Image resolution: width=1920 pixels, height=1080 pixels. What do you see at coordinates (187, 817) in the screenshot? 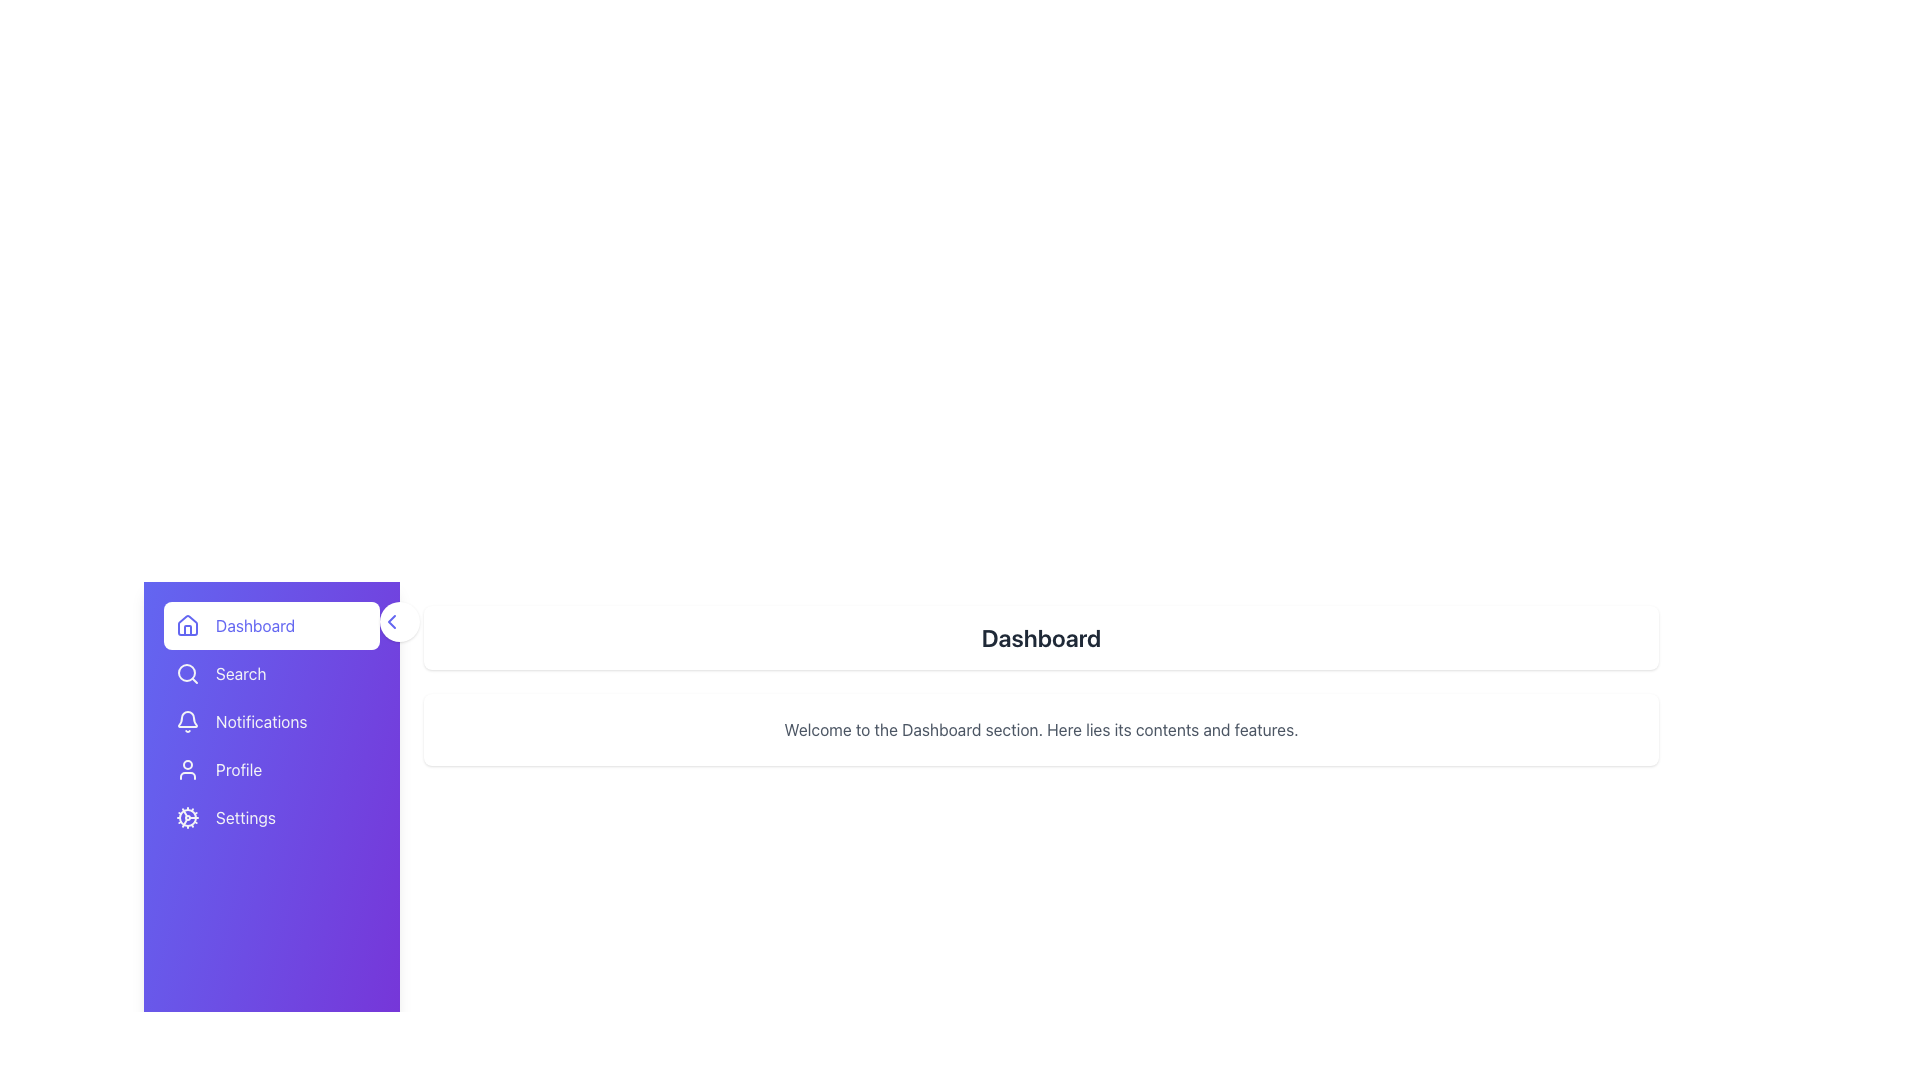
I see `the settings cogwheel by clicking on the inner circular icon, which is located at the center of the cogwheel graphic` at bounding box center [187, 817].